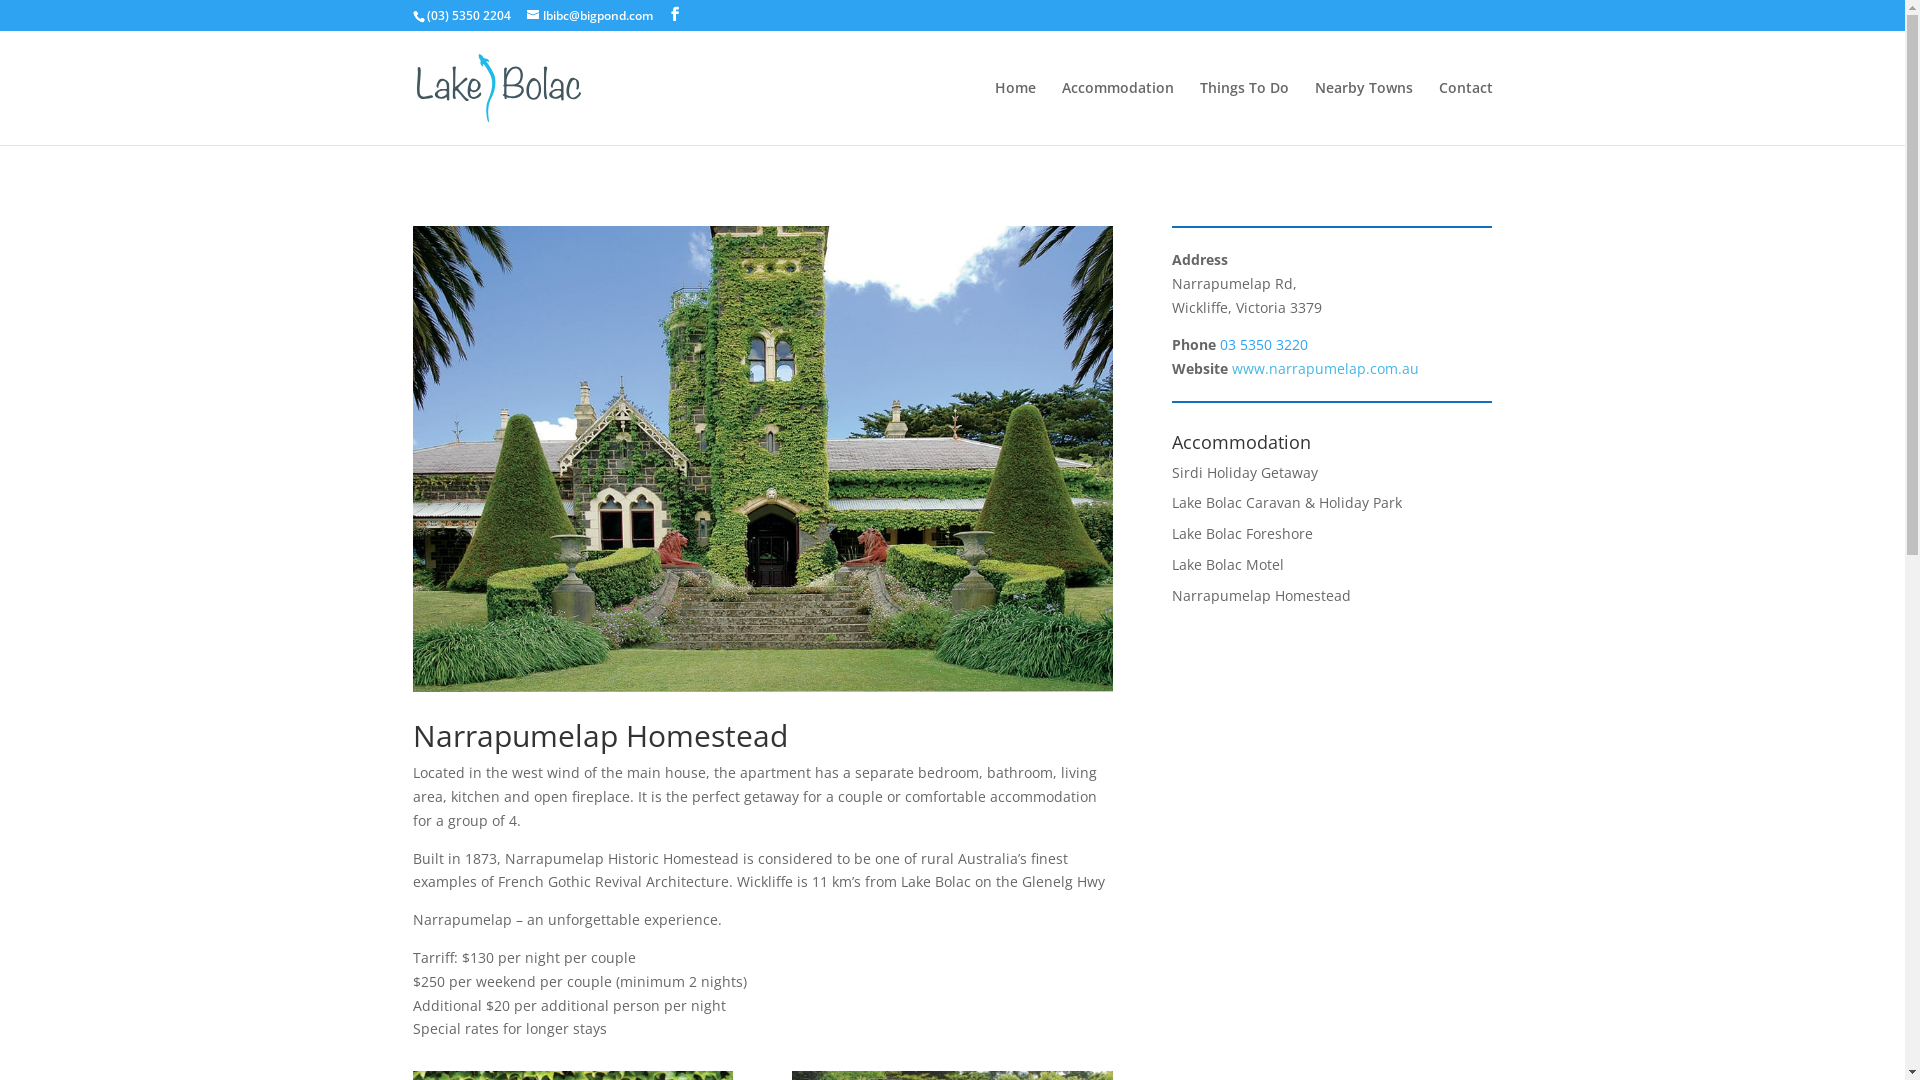 This screenshot has height=1080, width=1920. Describe the element at coordinates (1286, 501) in the screenshot. I see `'Lake Bolac Caravan & Holiday Park'` at that location.